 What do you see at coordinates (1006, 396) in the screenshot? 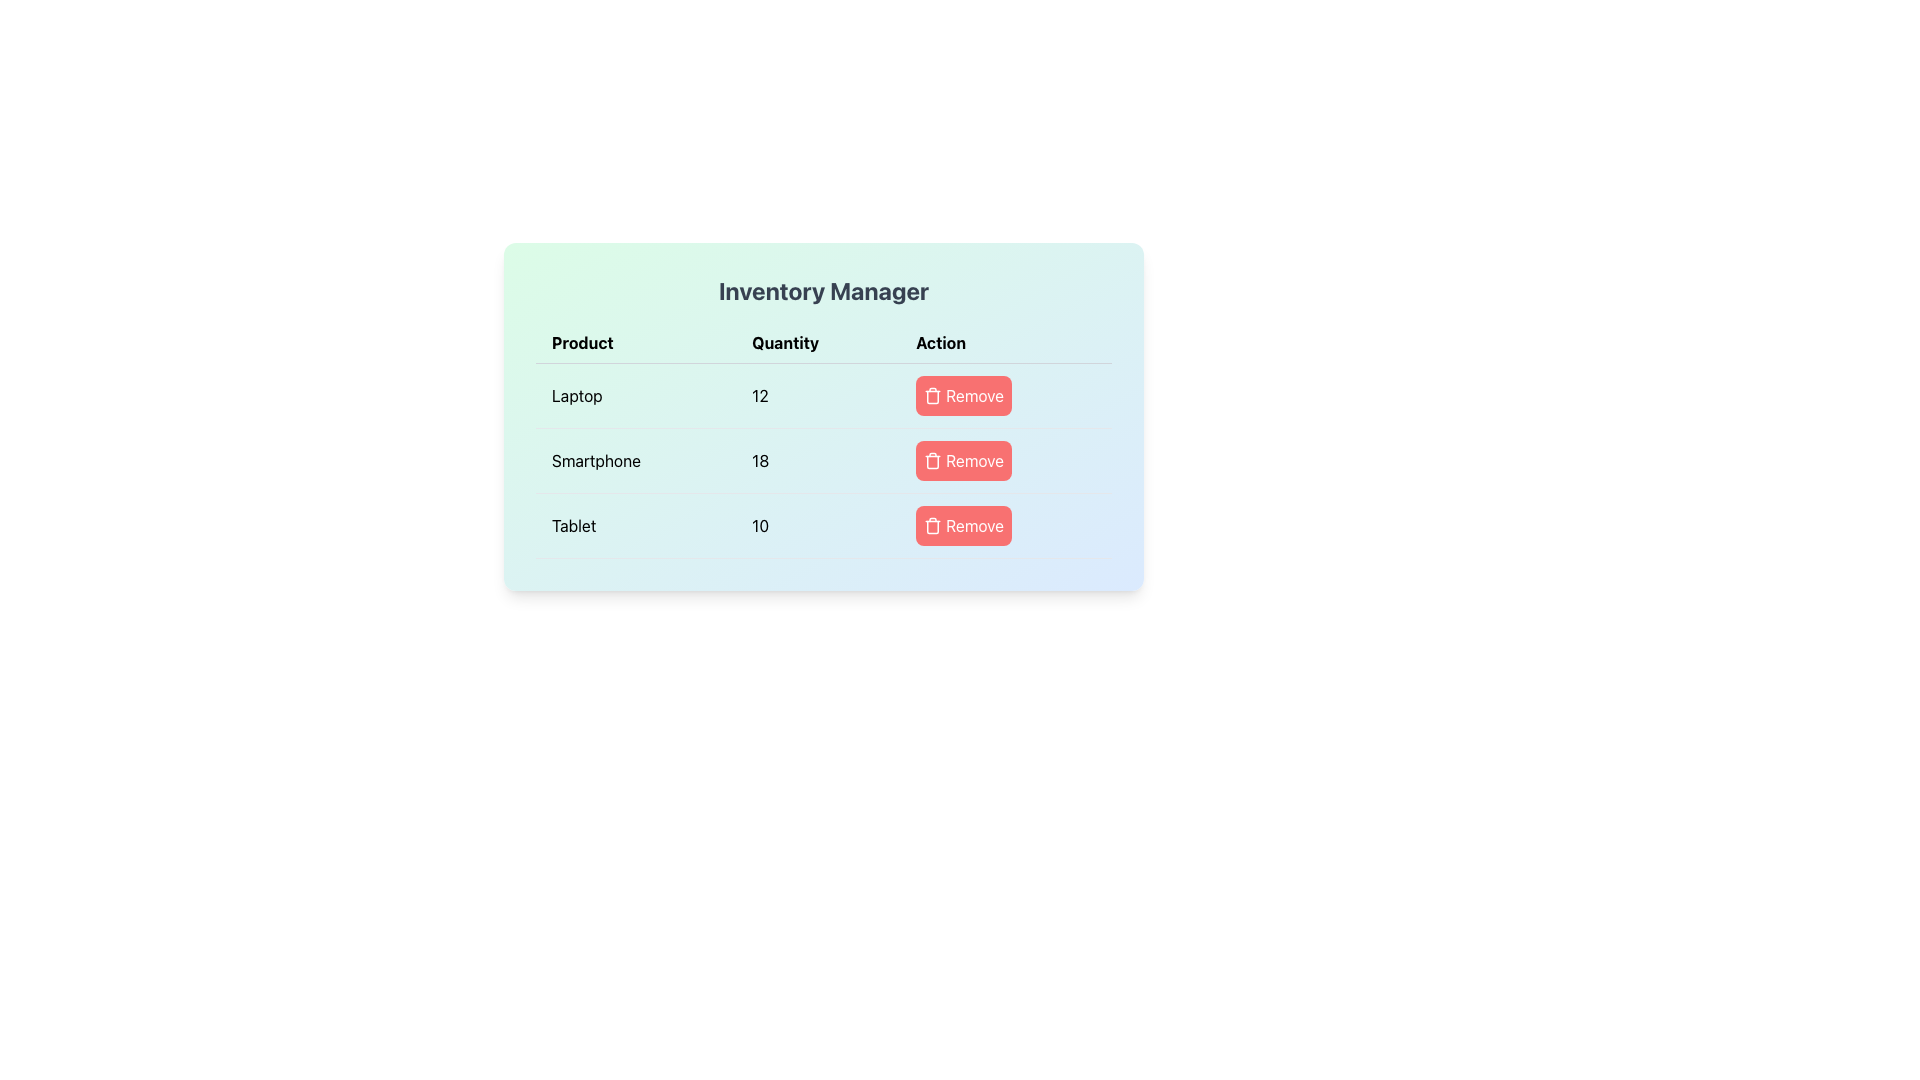
I see `the button in the 'Action' column of the first row in the 'Inventory Manager' table, which is located adjacent to the '12' in the 'Quantity' column` at bounding box center [1006, 396].